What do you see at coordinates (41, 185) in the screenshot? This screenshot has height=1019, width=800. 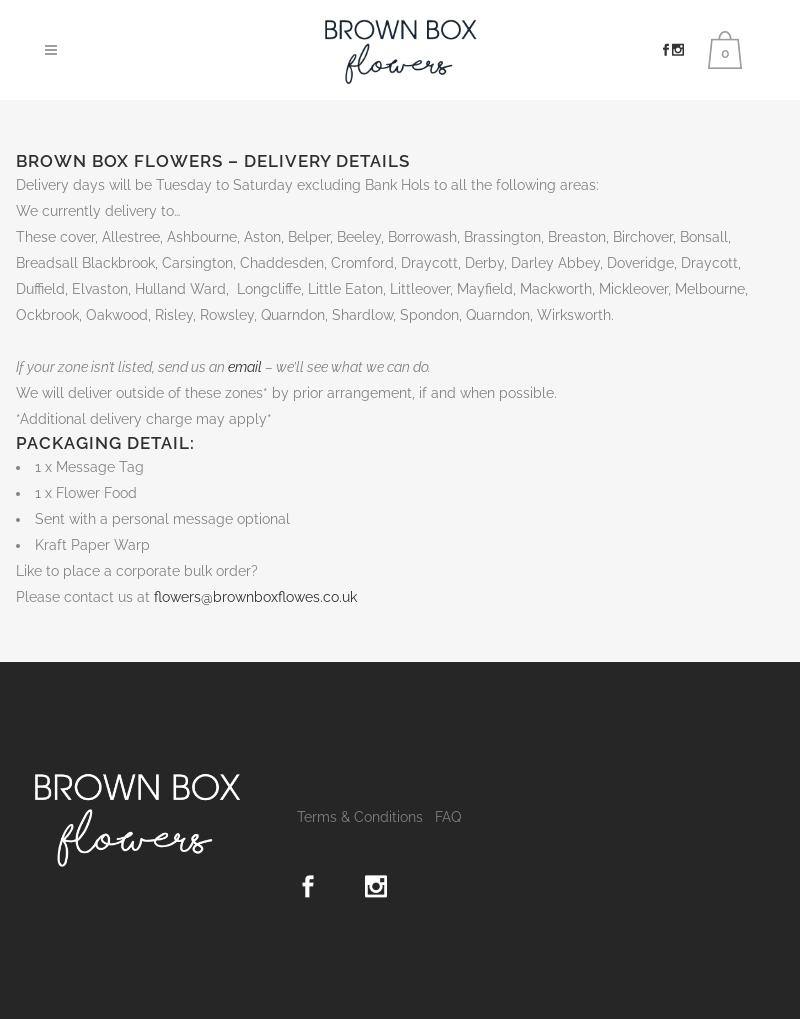 I see `'Delivery'` at bounding box center [41, 185].